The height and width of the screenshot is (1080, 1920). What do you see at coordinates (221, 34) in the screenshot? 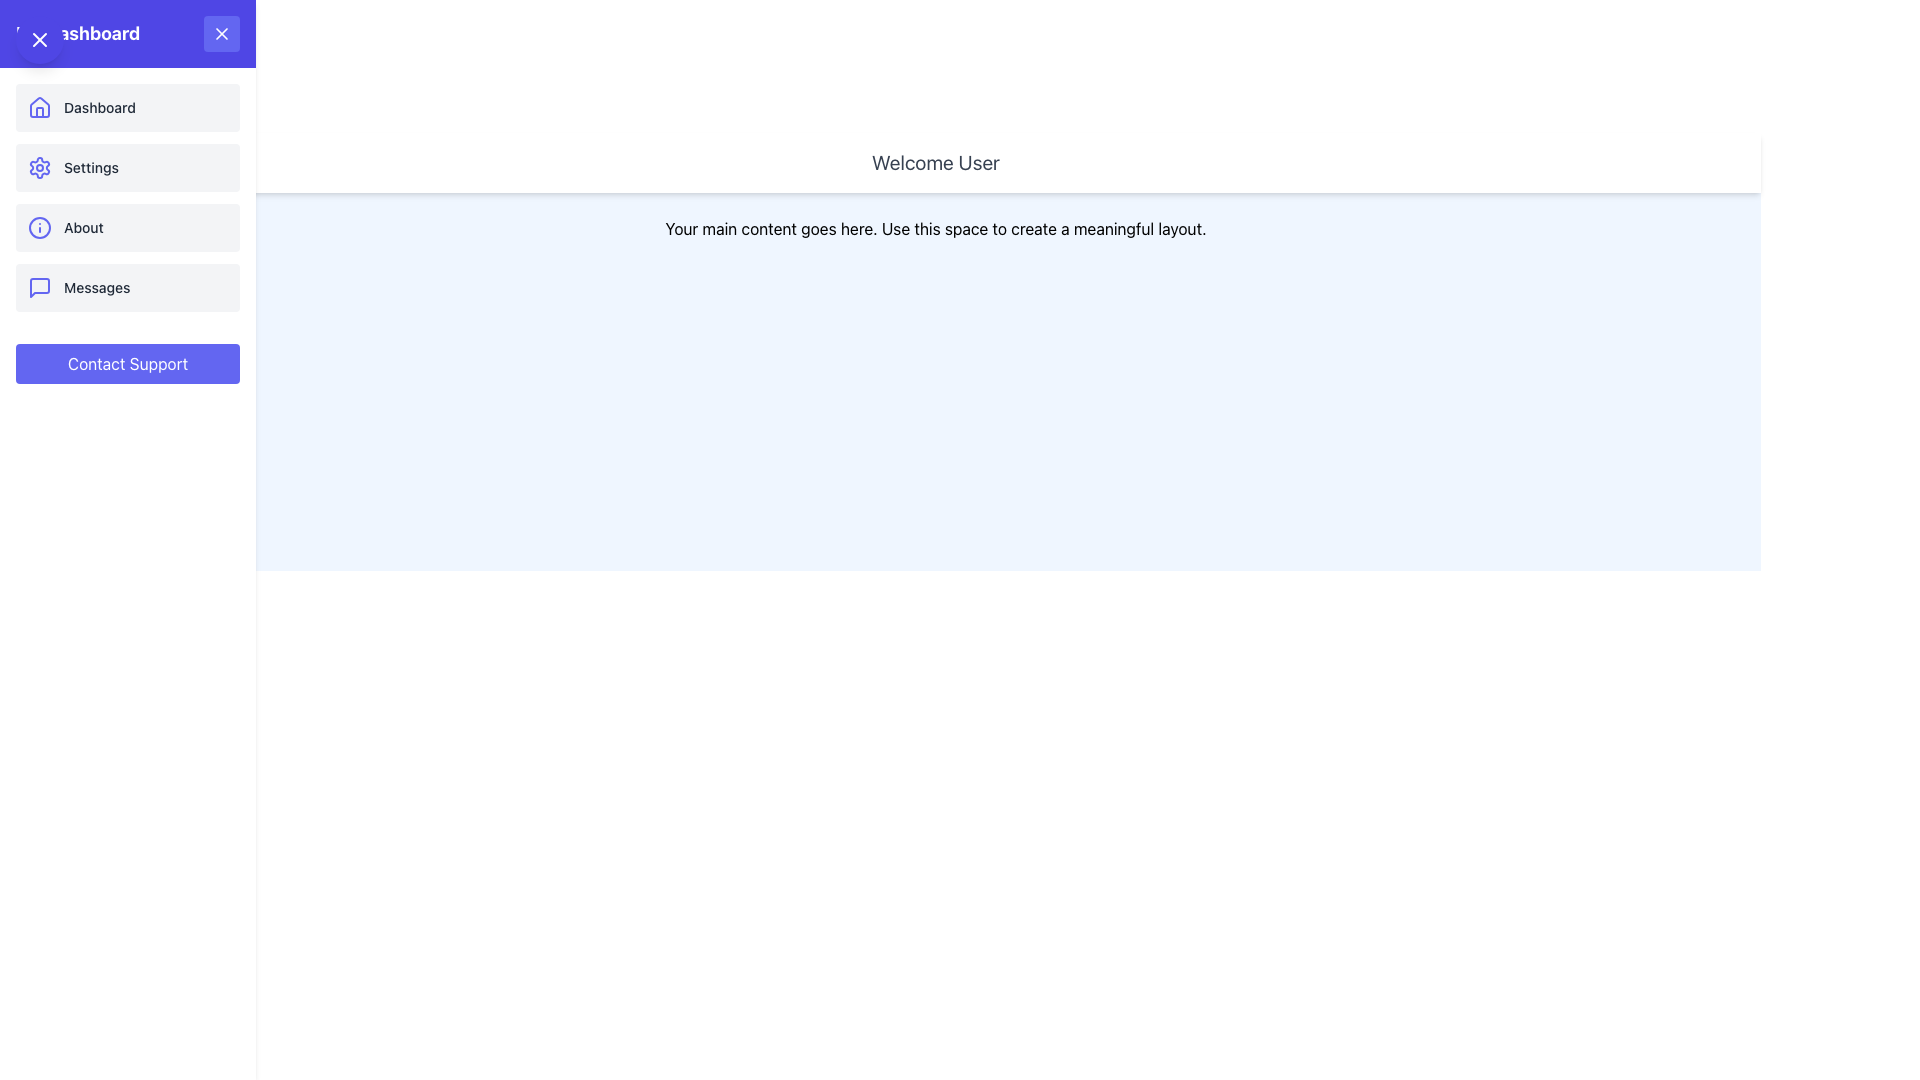
I see `the close button located in the top-right corner of the left sidebar, positioned to the right of the 'Dashboard' text label` at bounding box center [221, 34].